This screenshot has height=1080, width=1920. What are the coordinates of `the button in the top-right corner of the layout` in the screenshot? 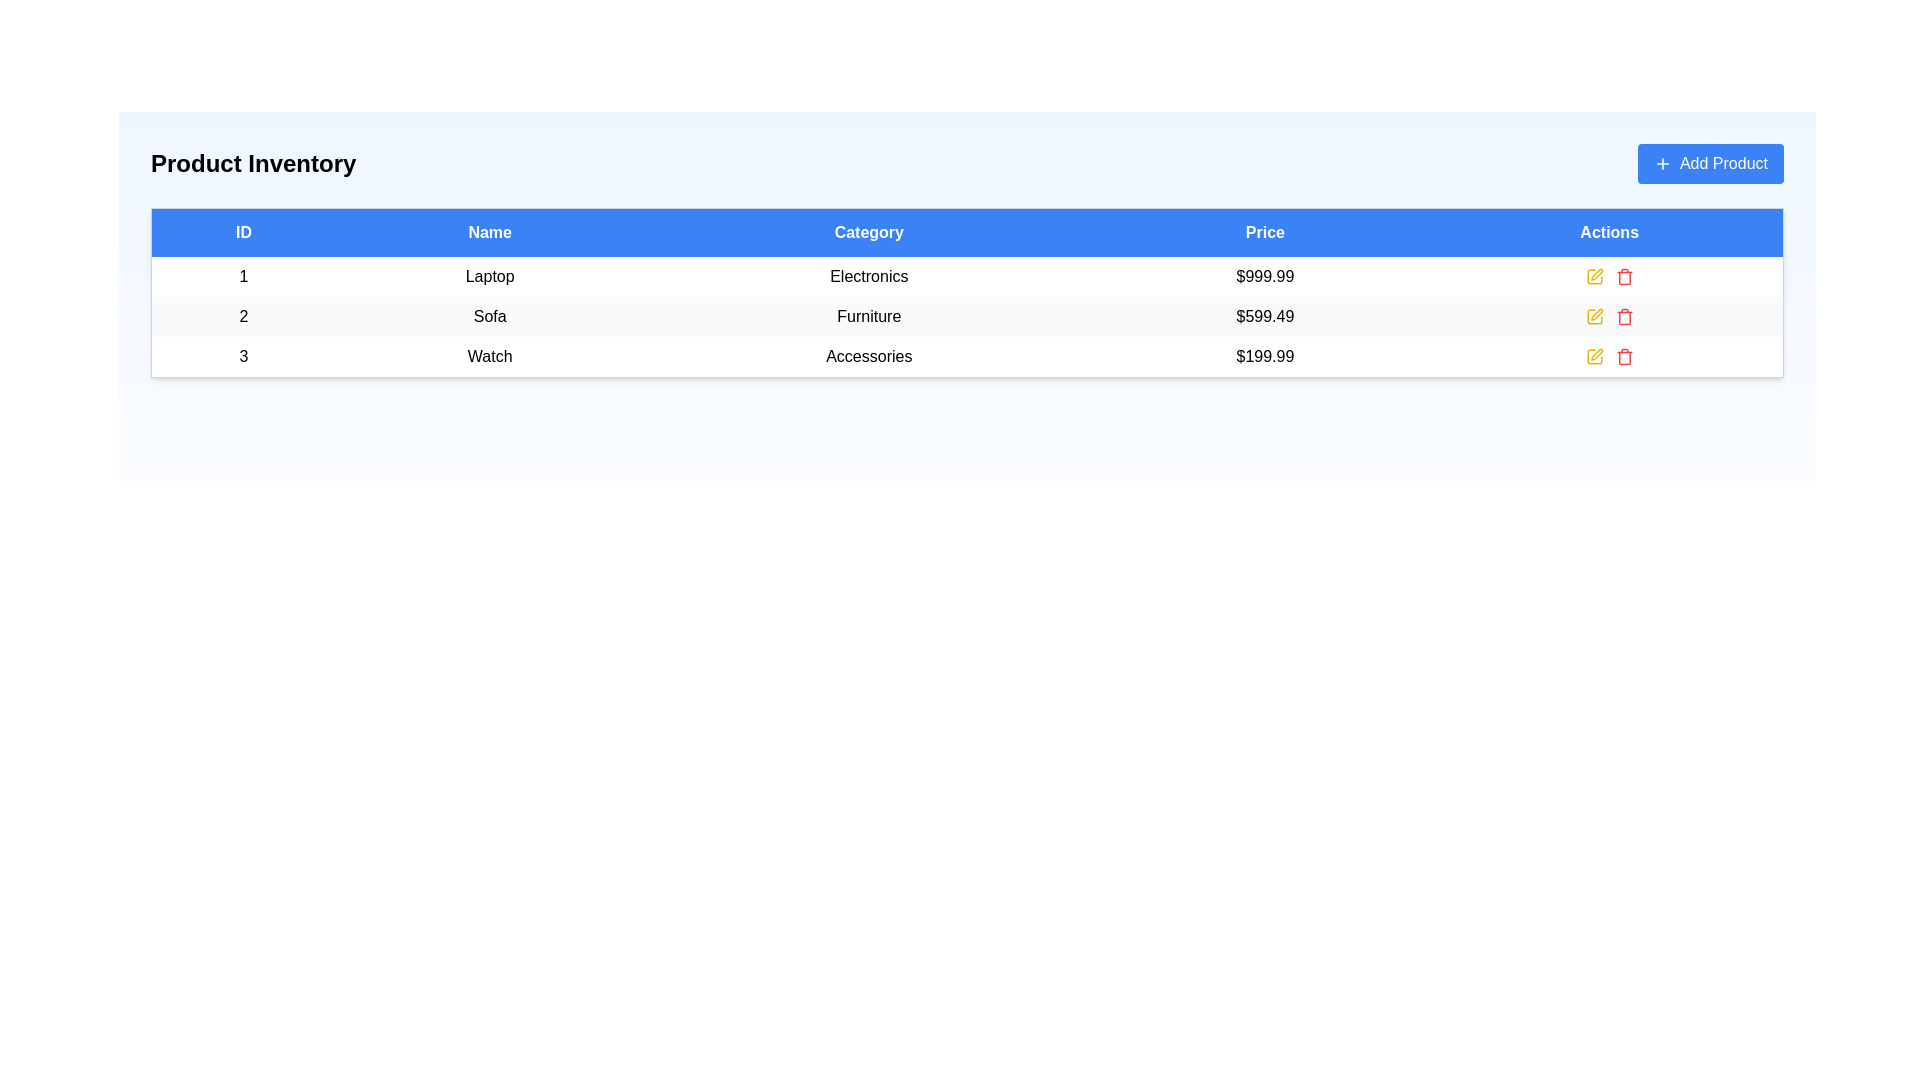 It's located at (1709, 163).